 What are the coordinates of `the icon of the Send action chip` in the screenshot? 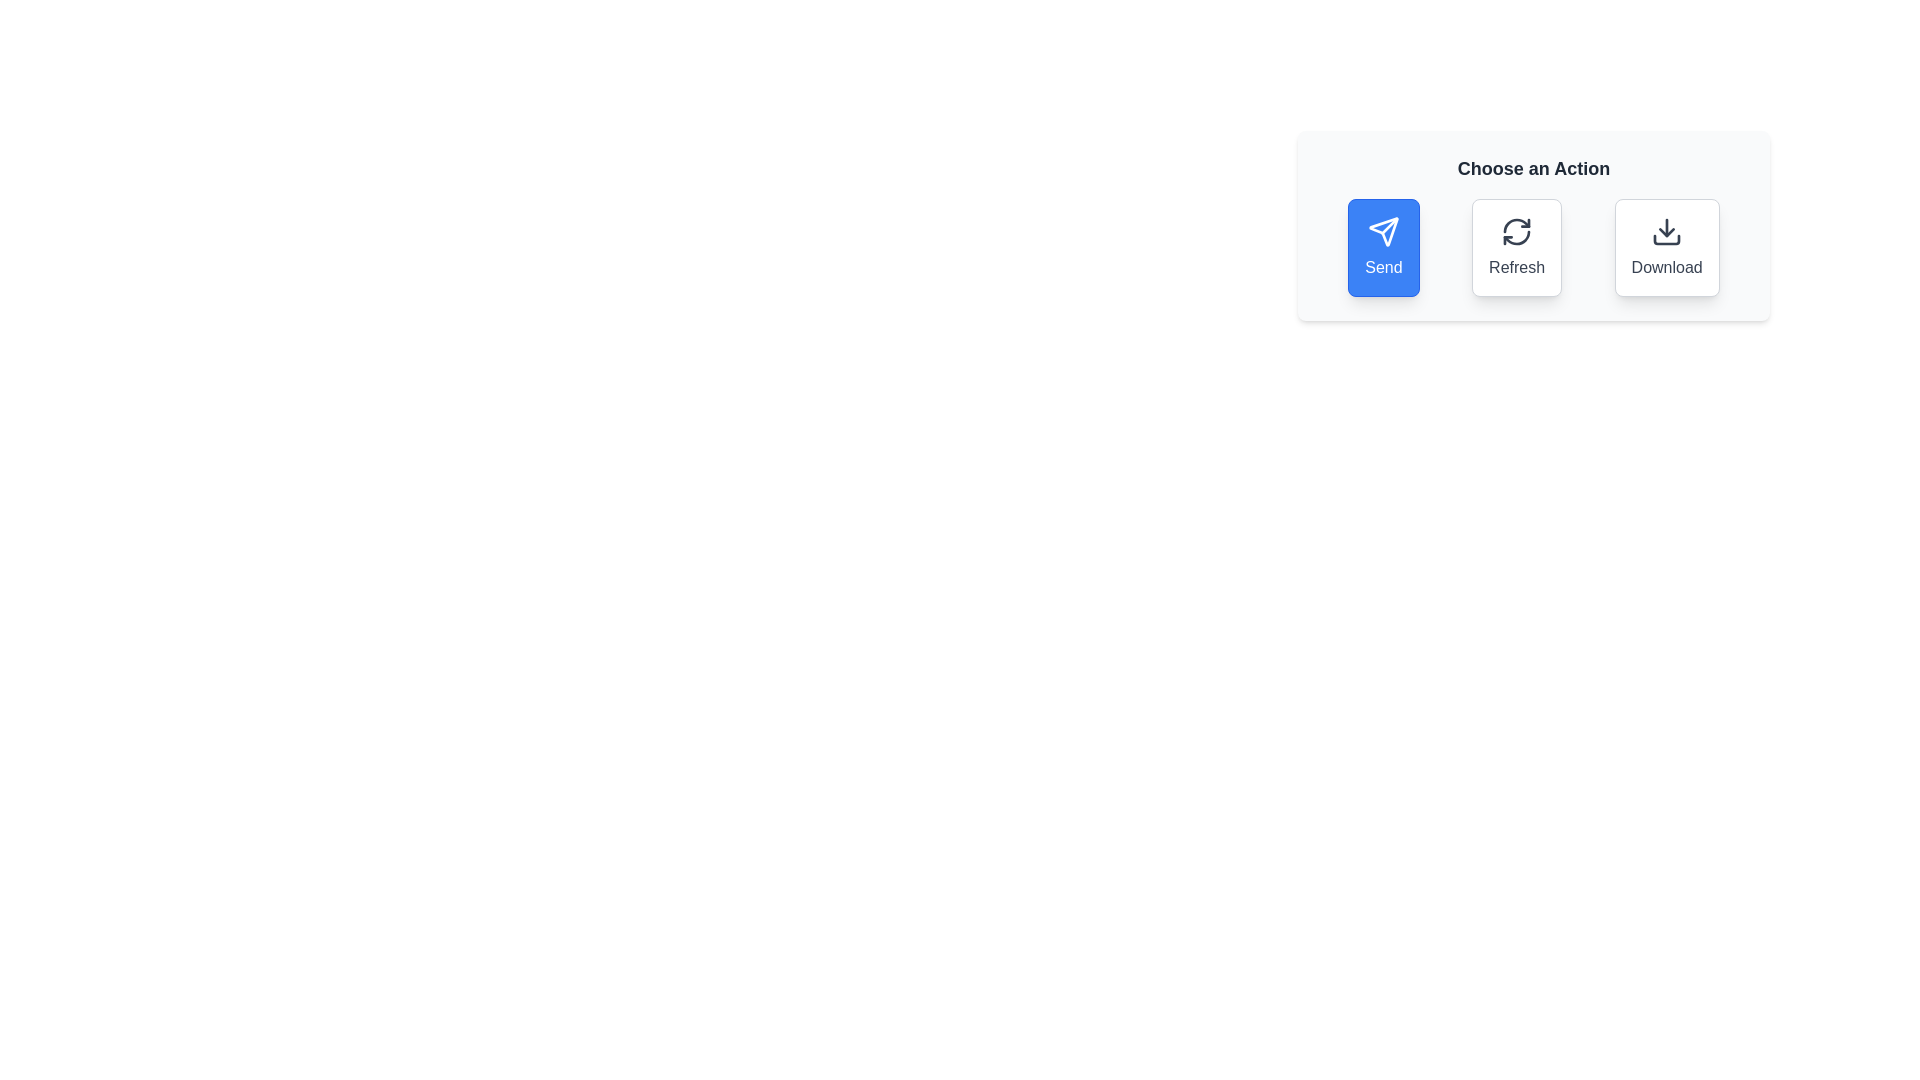 It's located at (1382, 230).